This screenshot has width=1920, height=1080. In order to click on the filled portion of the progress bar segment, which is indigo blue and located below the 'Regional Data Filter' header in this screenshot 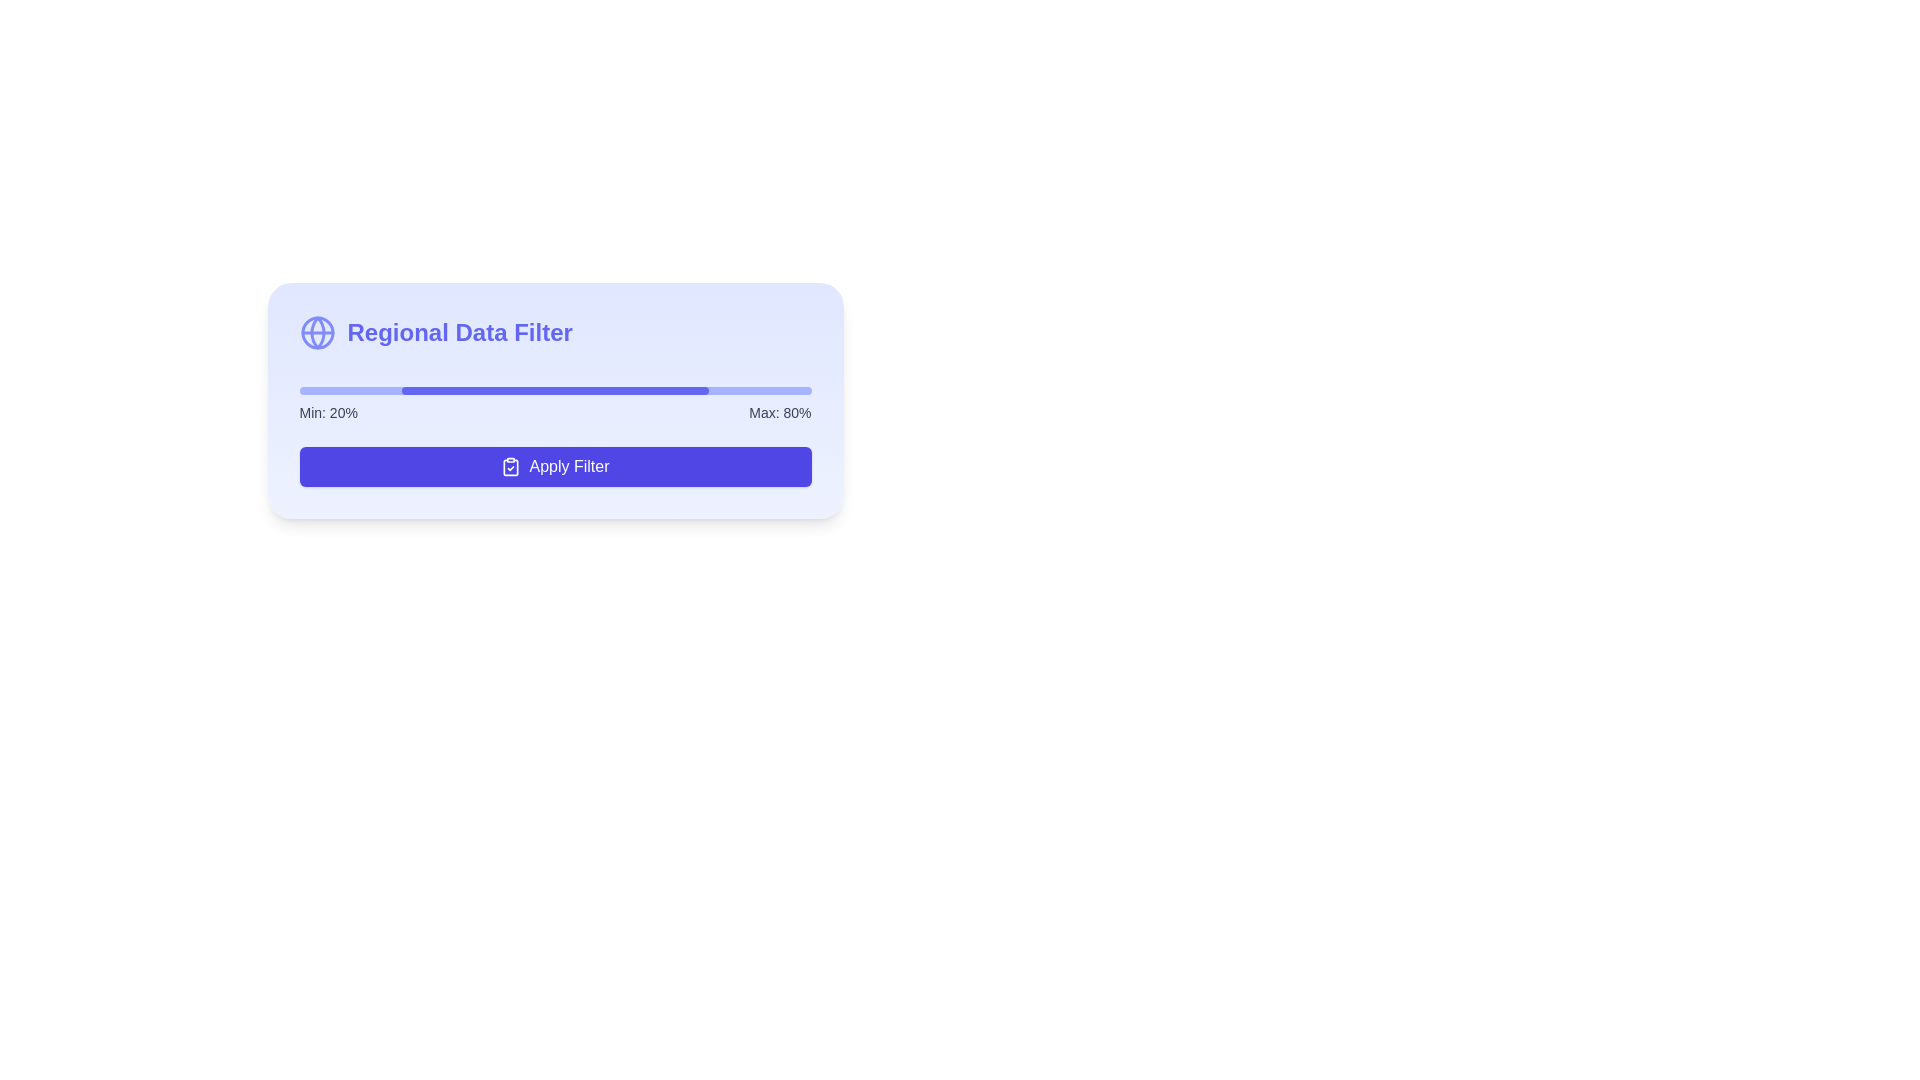, I will do `click(555, 390)`.